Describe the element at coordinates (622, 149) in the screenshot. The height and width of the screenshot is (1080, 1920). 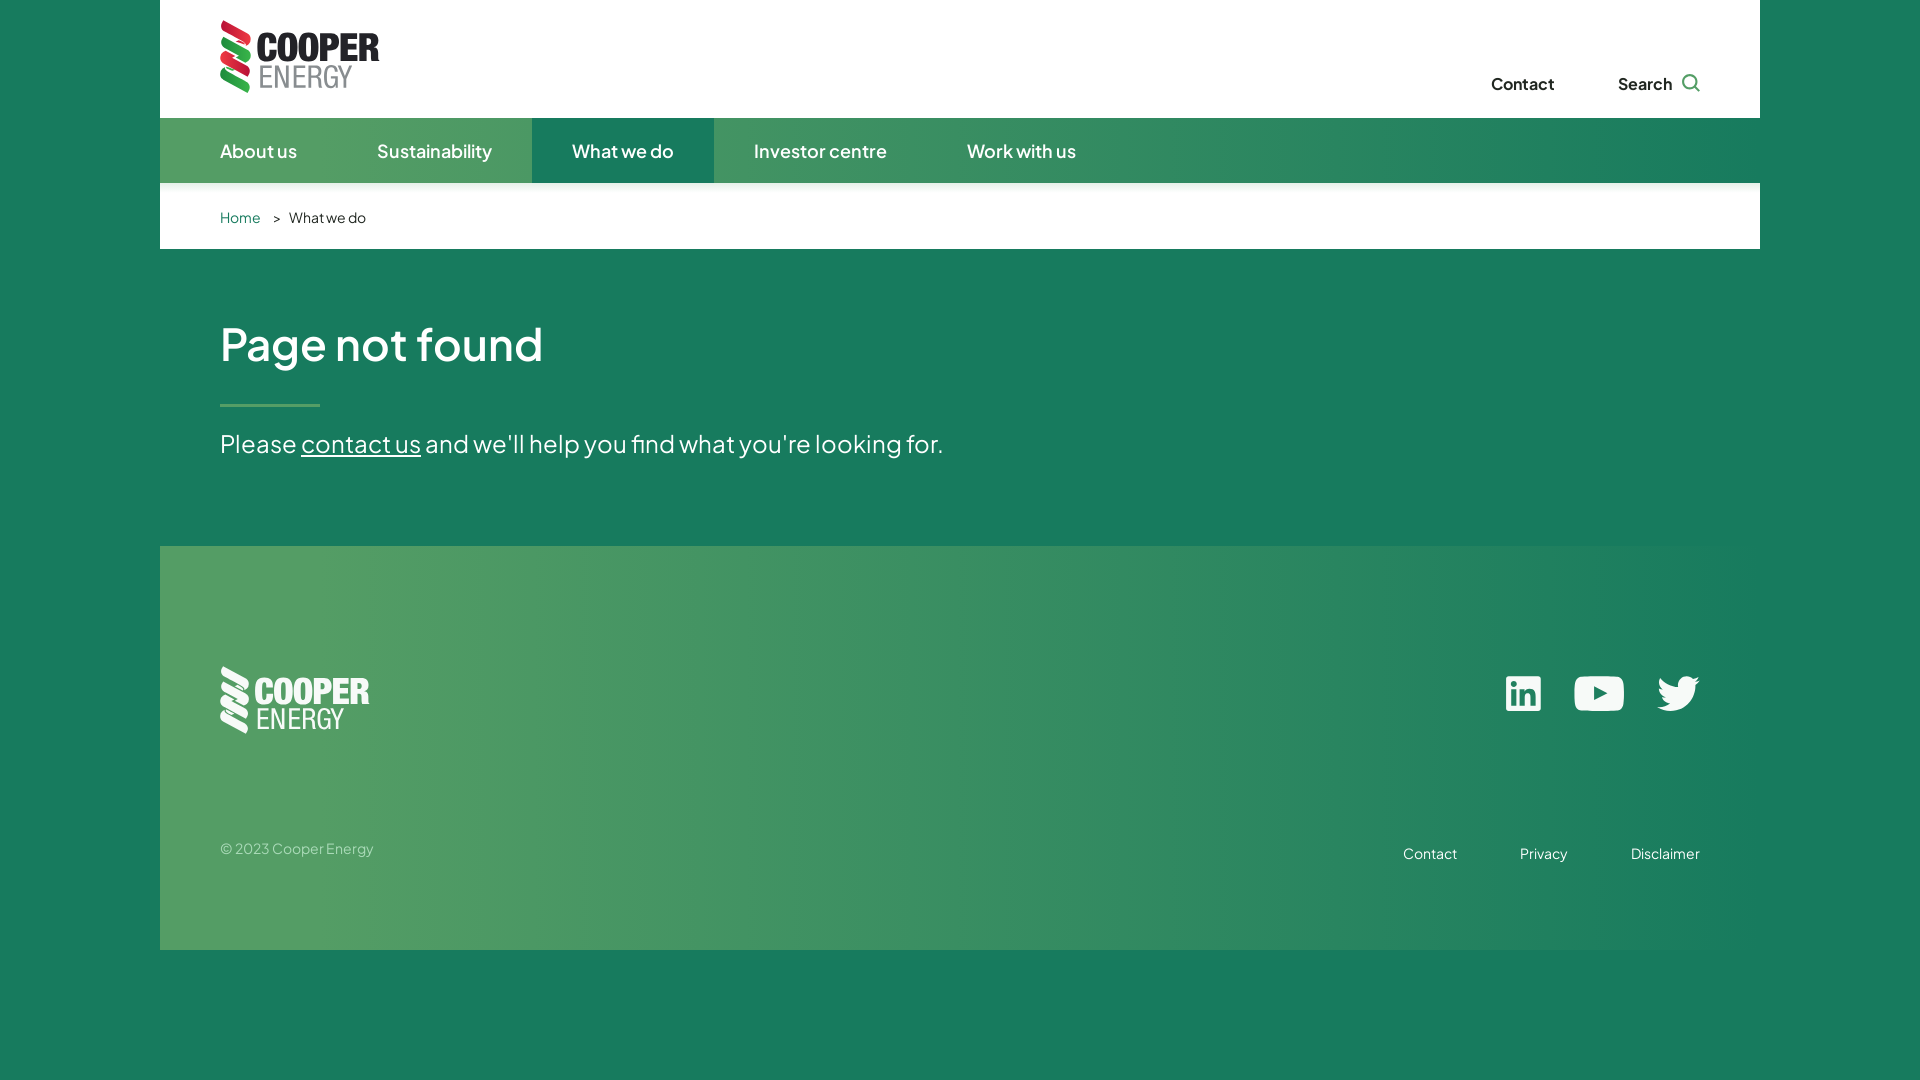
I see `'What we do'` at that location.